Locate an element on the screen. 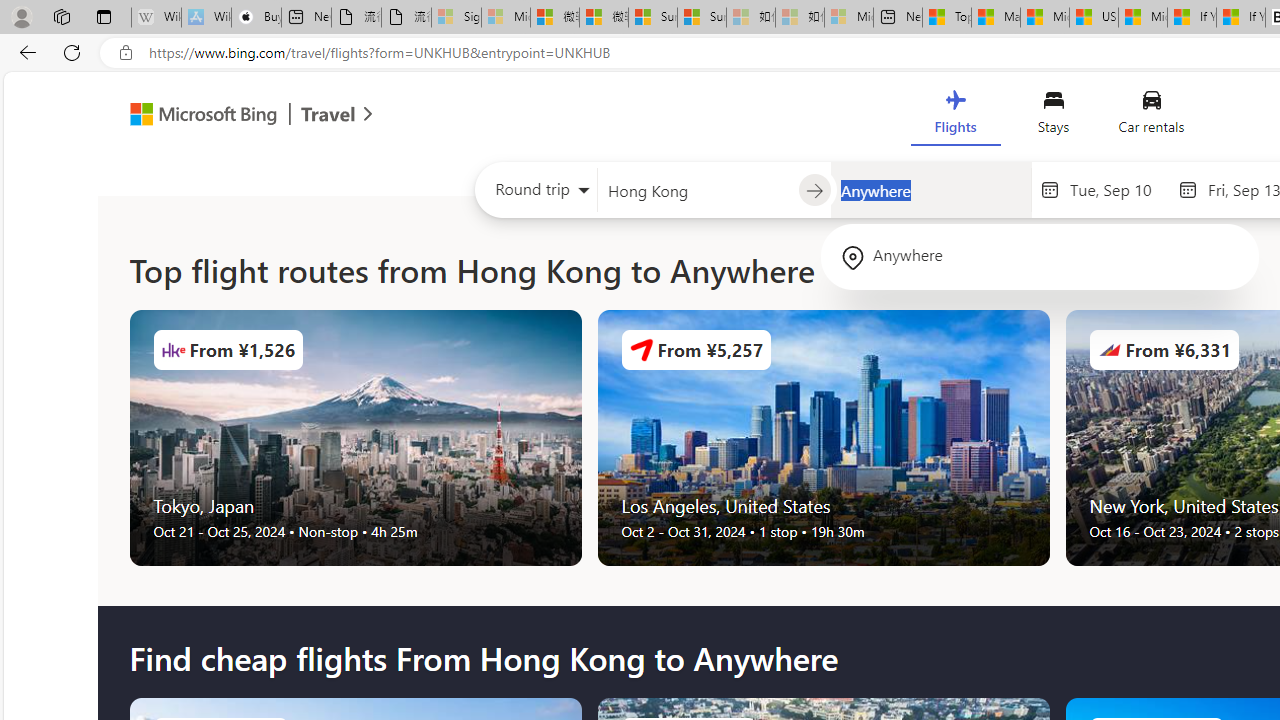 Image resolution: width=1280 pixels, height=720 pixels. 'Leaving from?' is located at coordinates (697, 190).